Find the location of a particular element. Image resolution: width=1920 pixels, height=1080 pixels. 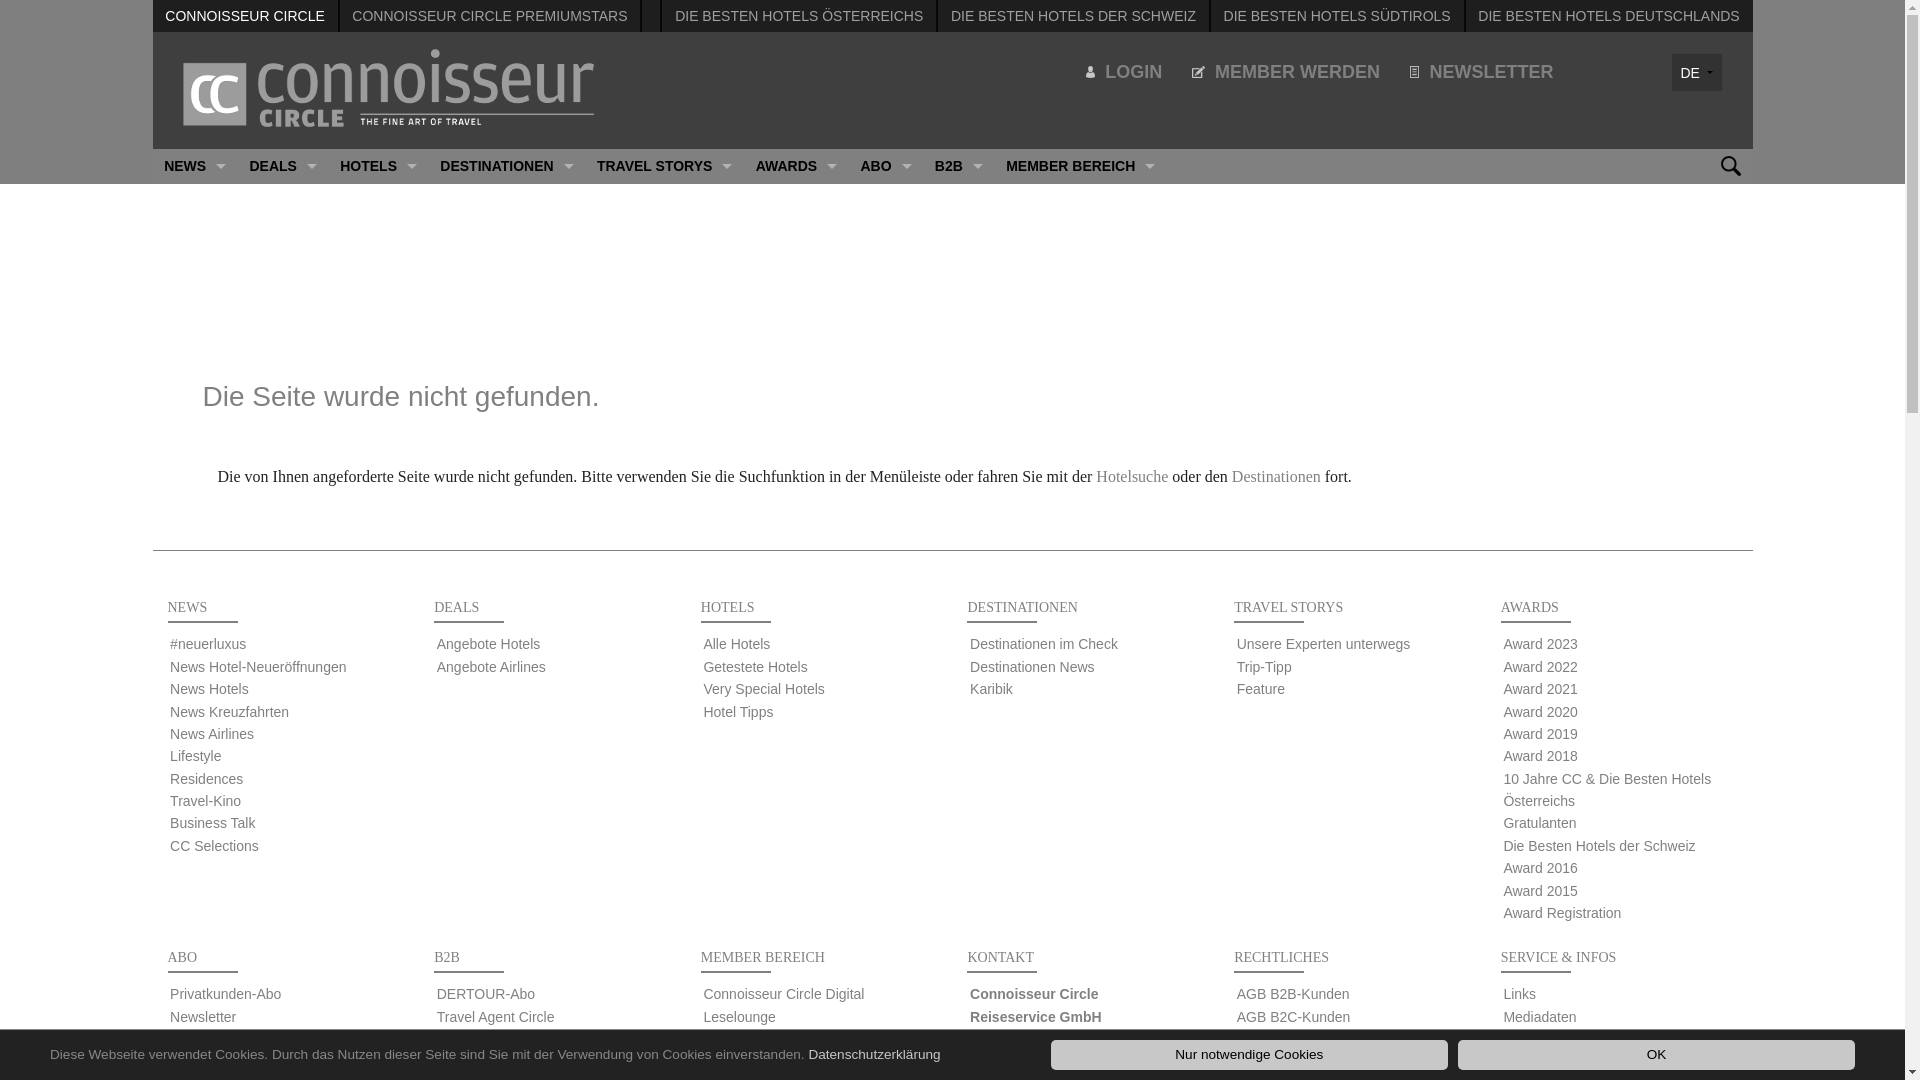

'AGB B2B-Kunden' is located at coordinates (1293, 994).